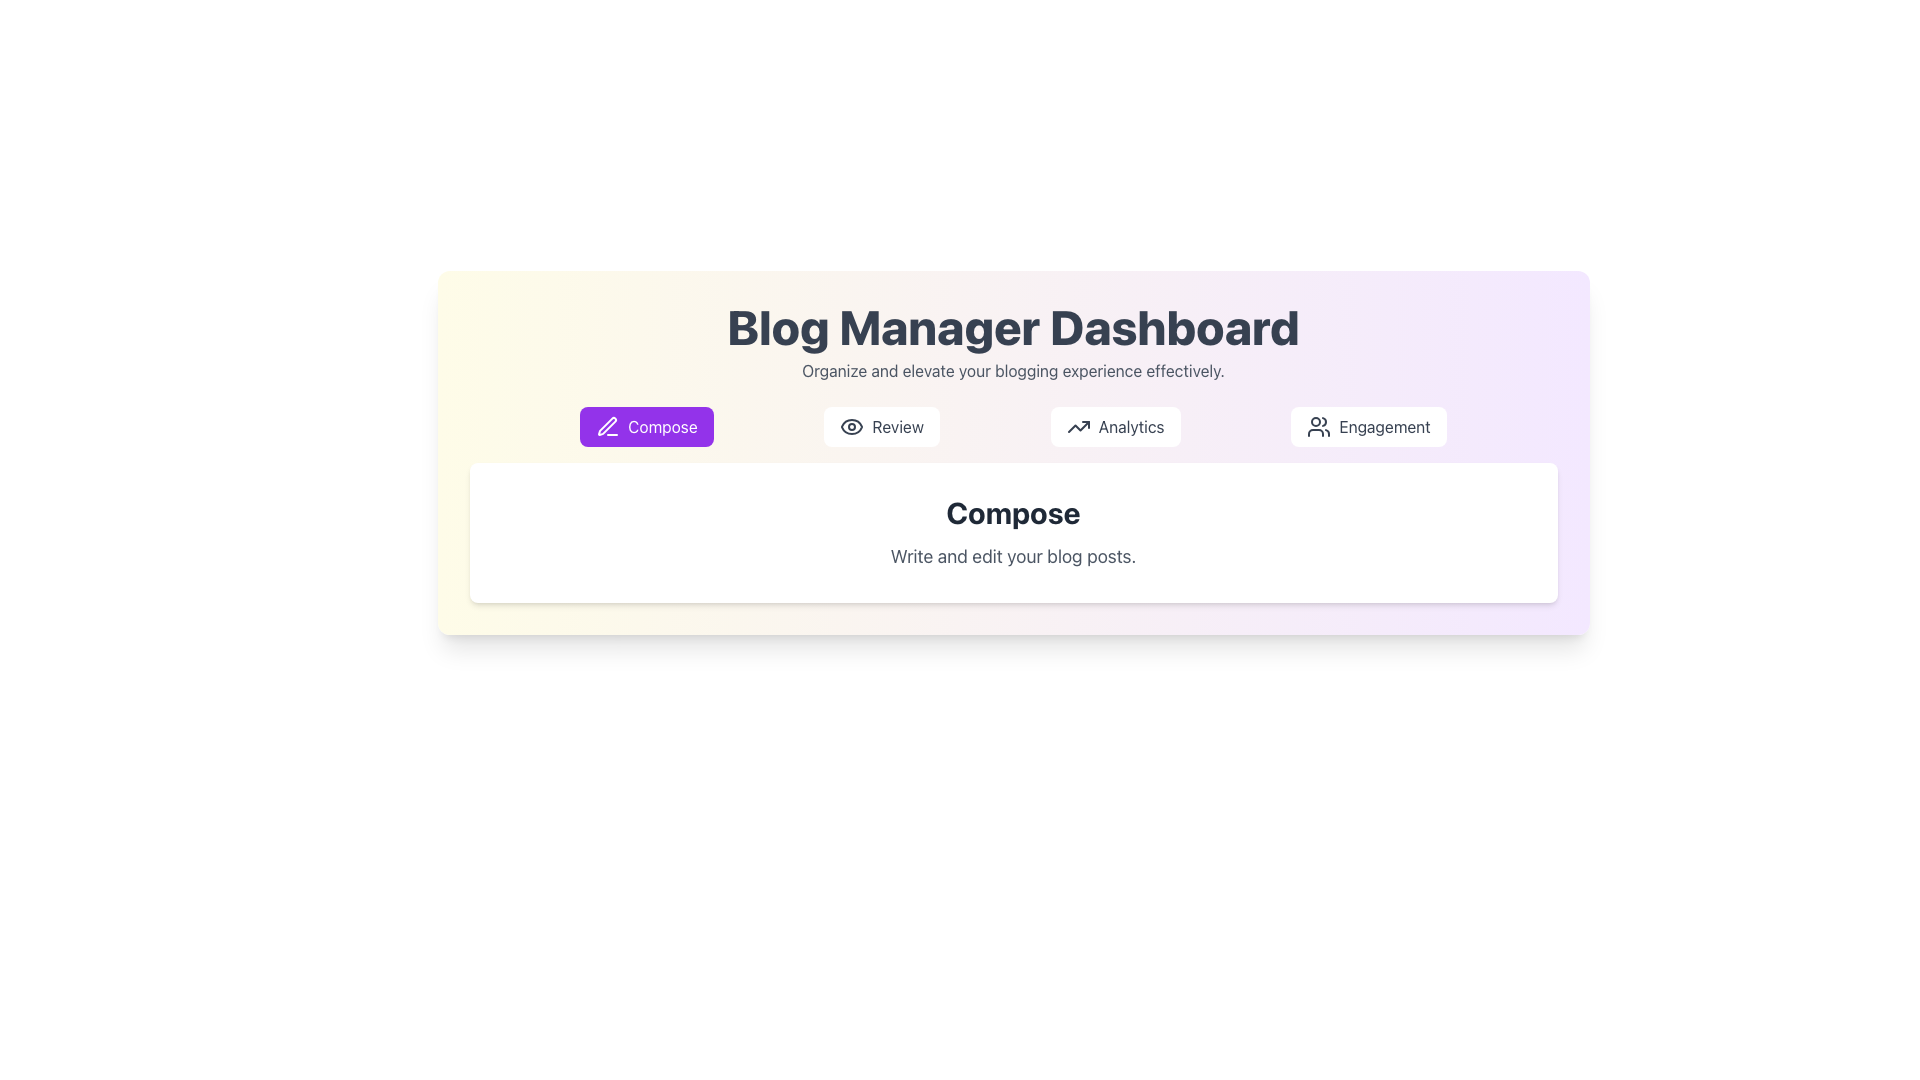 The width and height of the screenshot is (1920, 1080). Describe the element at coordinates (1131, 426) in the screenshot. I see `the 'Analytics' button, which is the third button from the left in the horizontal row of menu options` at that location.